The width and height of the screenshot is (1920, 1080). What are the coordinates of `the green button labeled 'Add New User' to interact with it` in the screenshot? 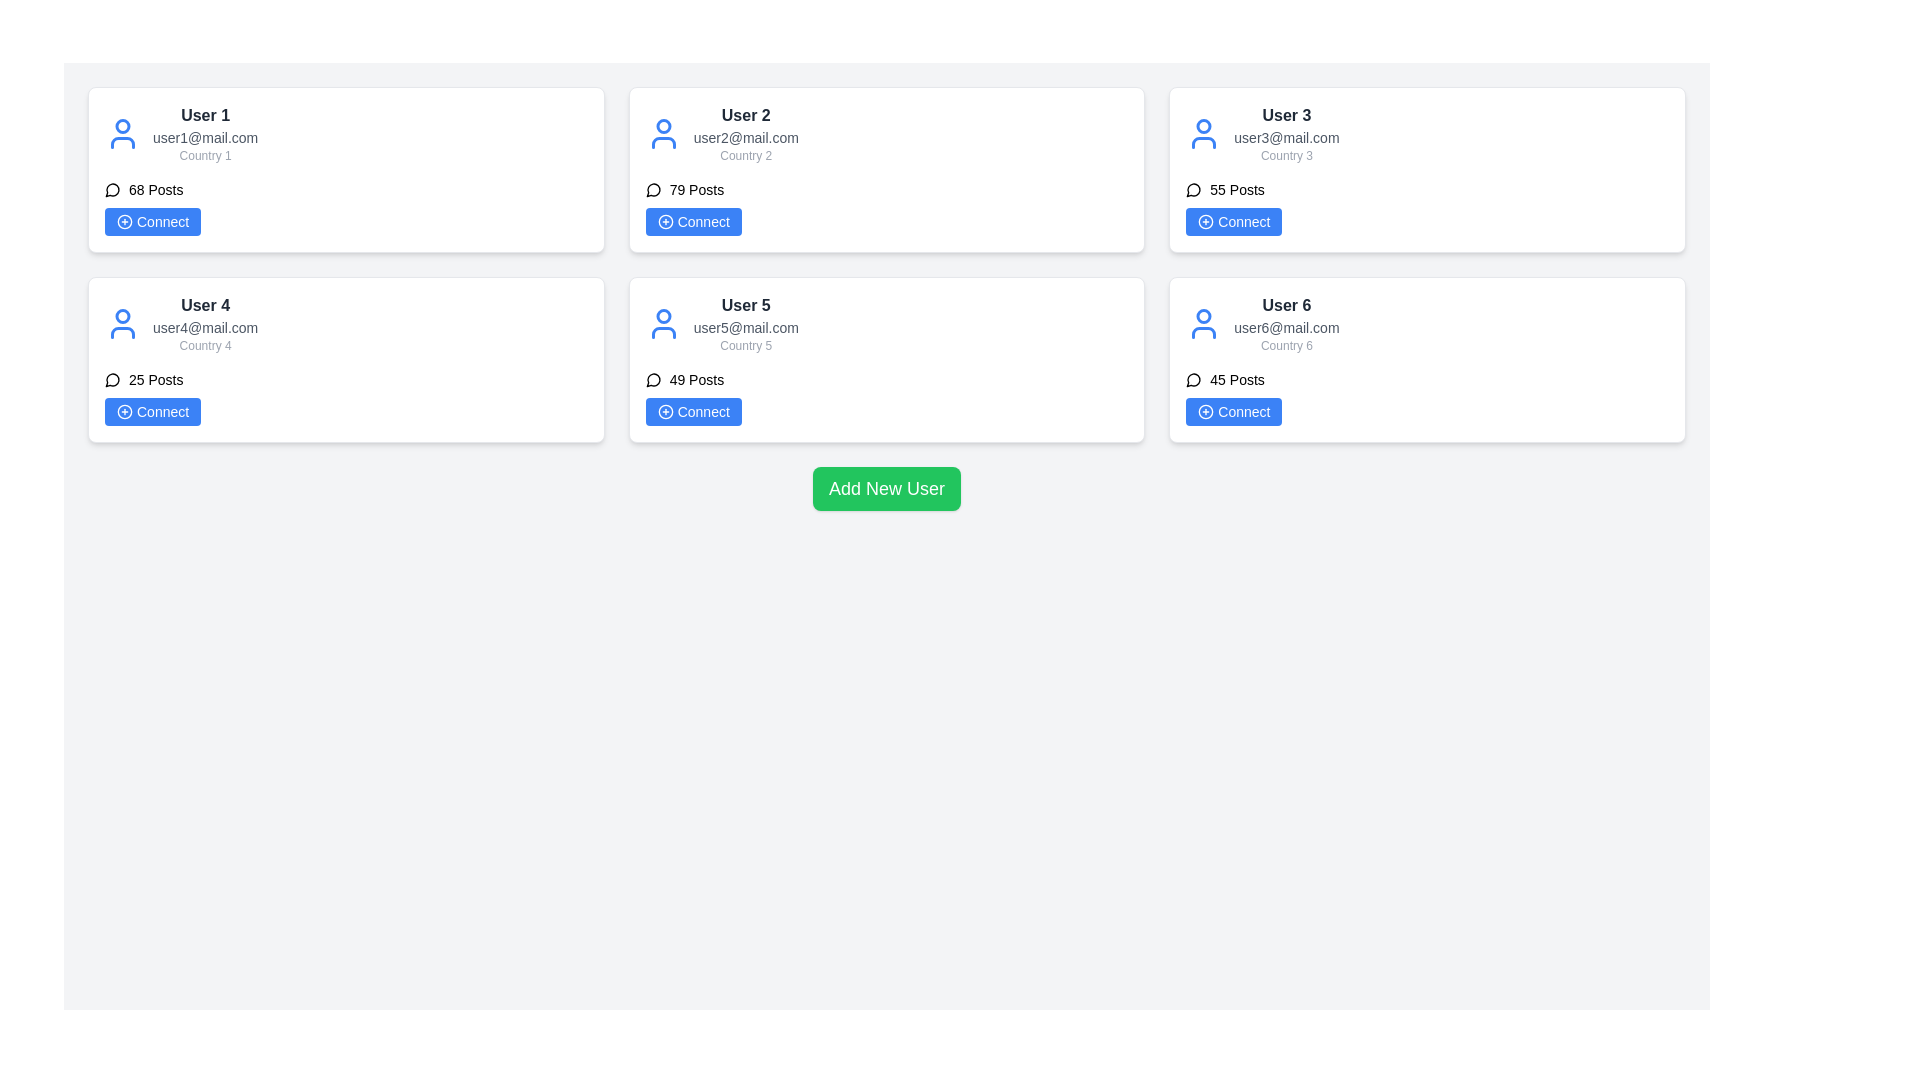 It's located at (886, 489).